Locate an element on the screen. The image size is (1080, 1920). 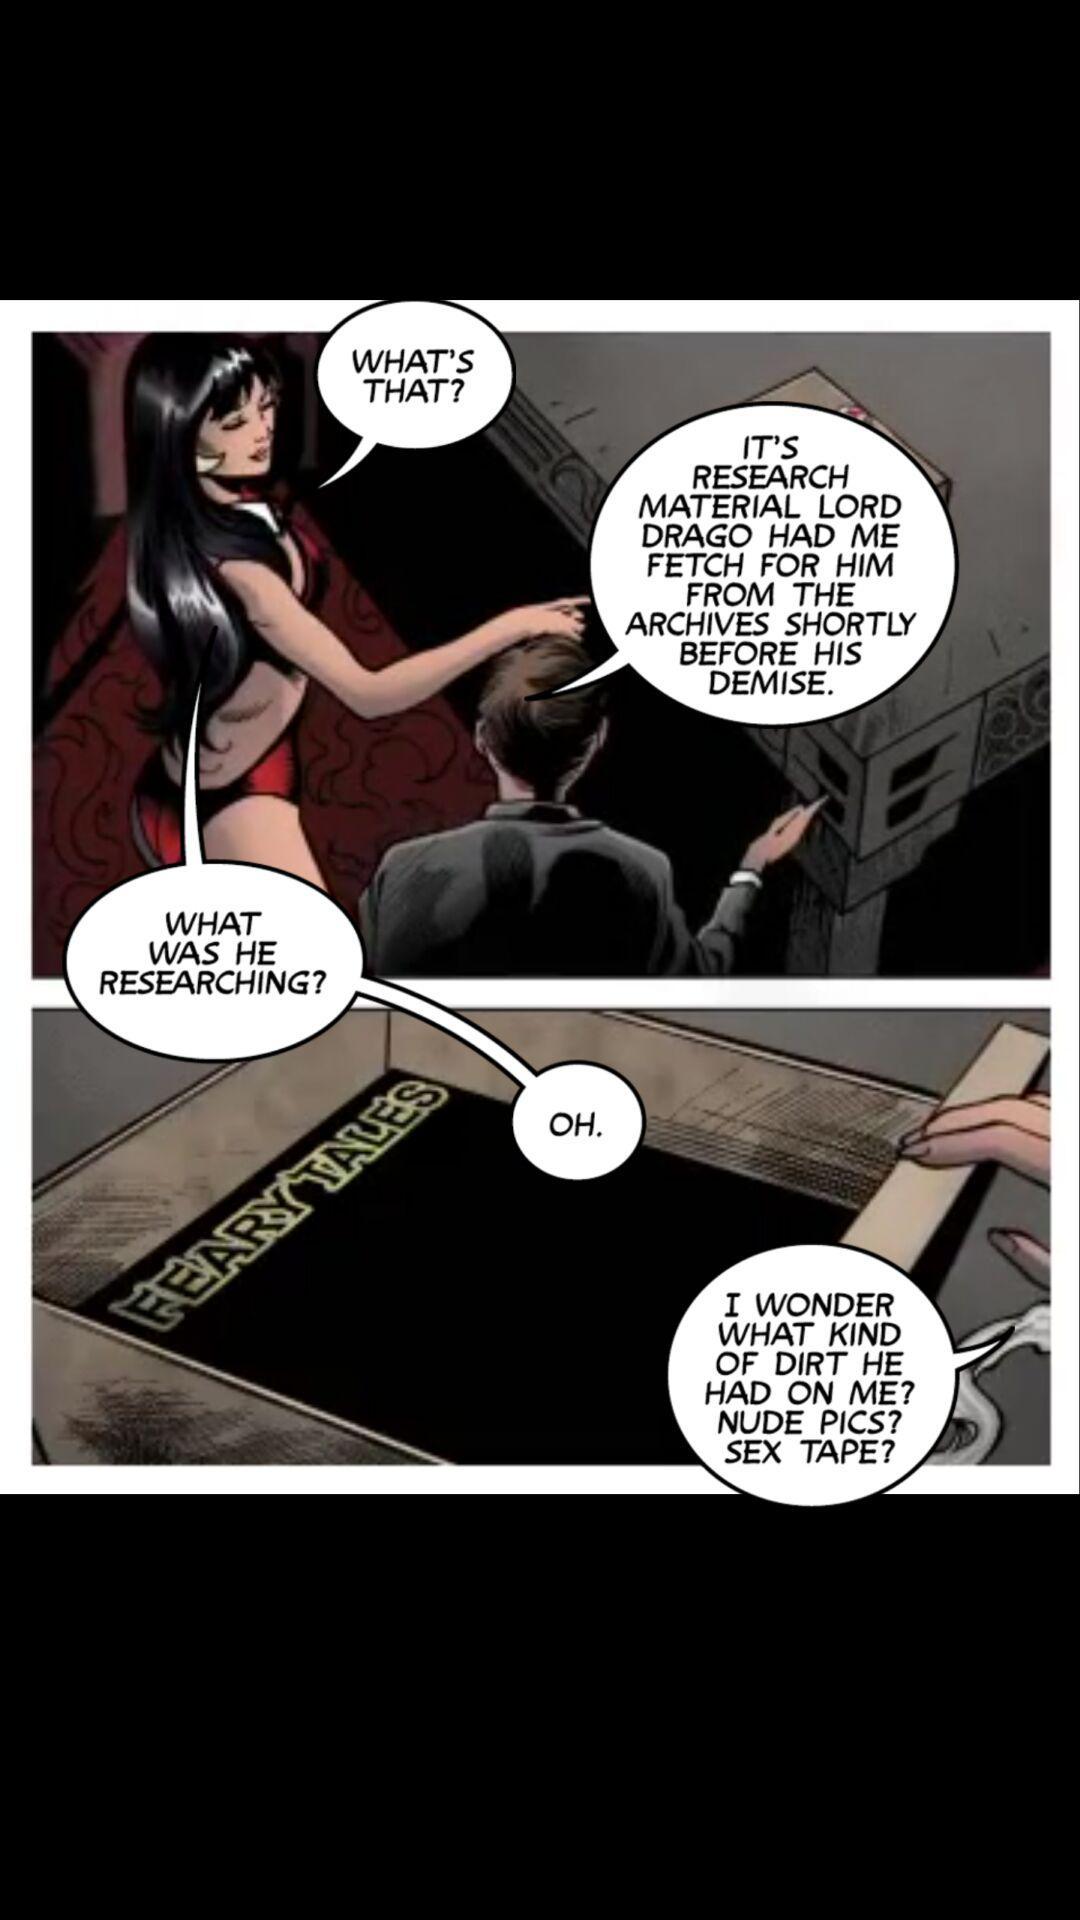
for comics is located at coordinates (404, 398).